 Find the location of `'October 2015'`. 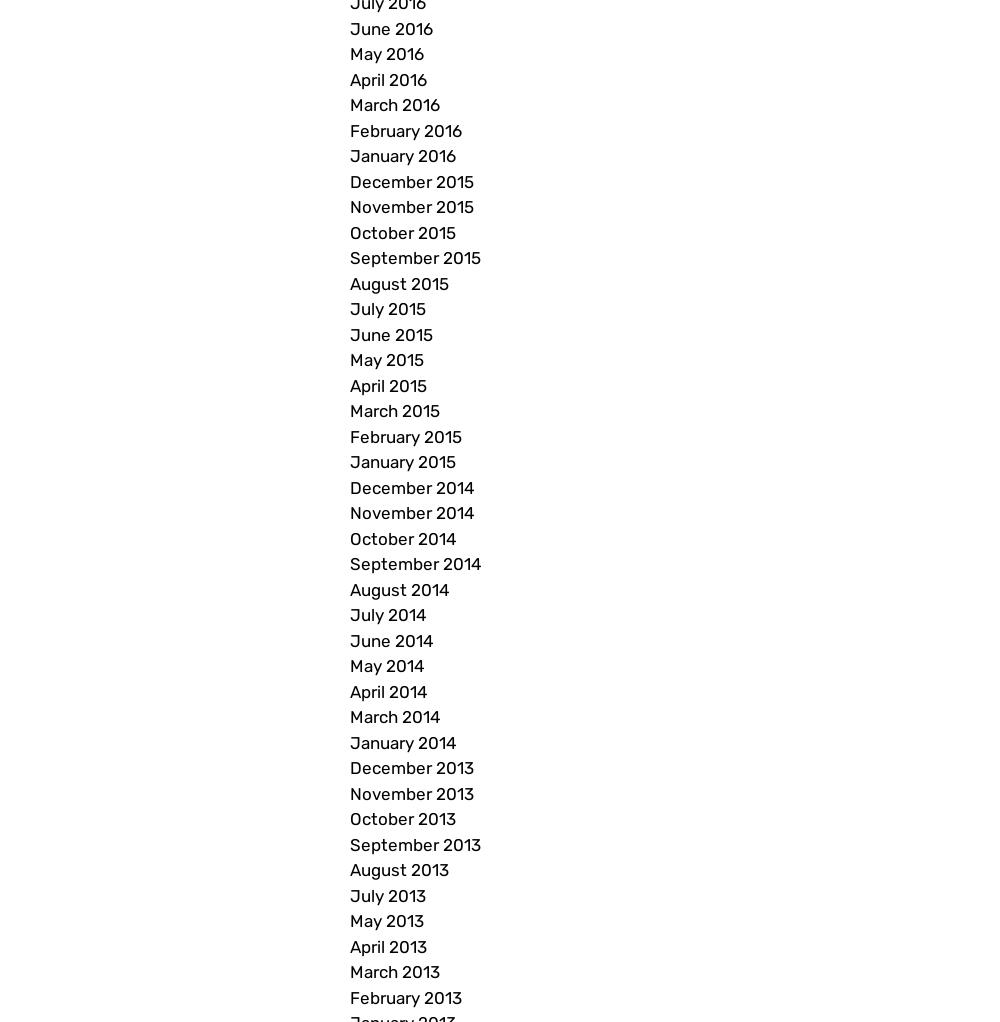

'October 2015' is located at coordinates (403, 230).